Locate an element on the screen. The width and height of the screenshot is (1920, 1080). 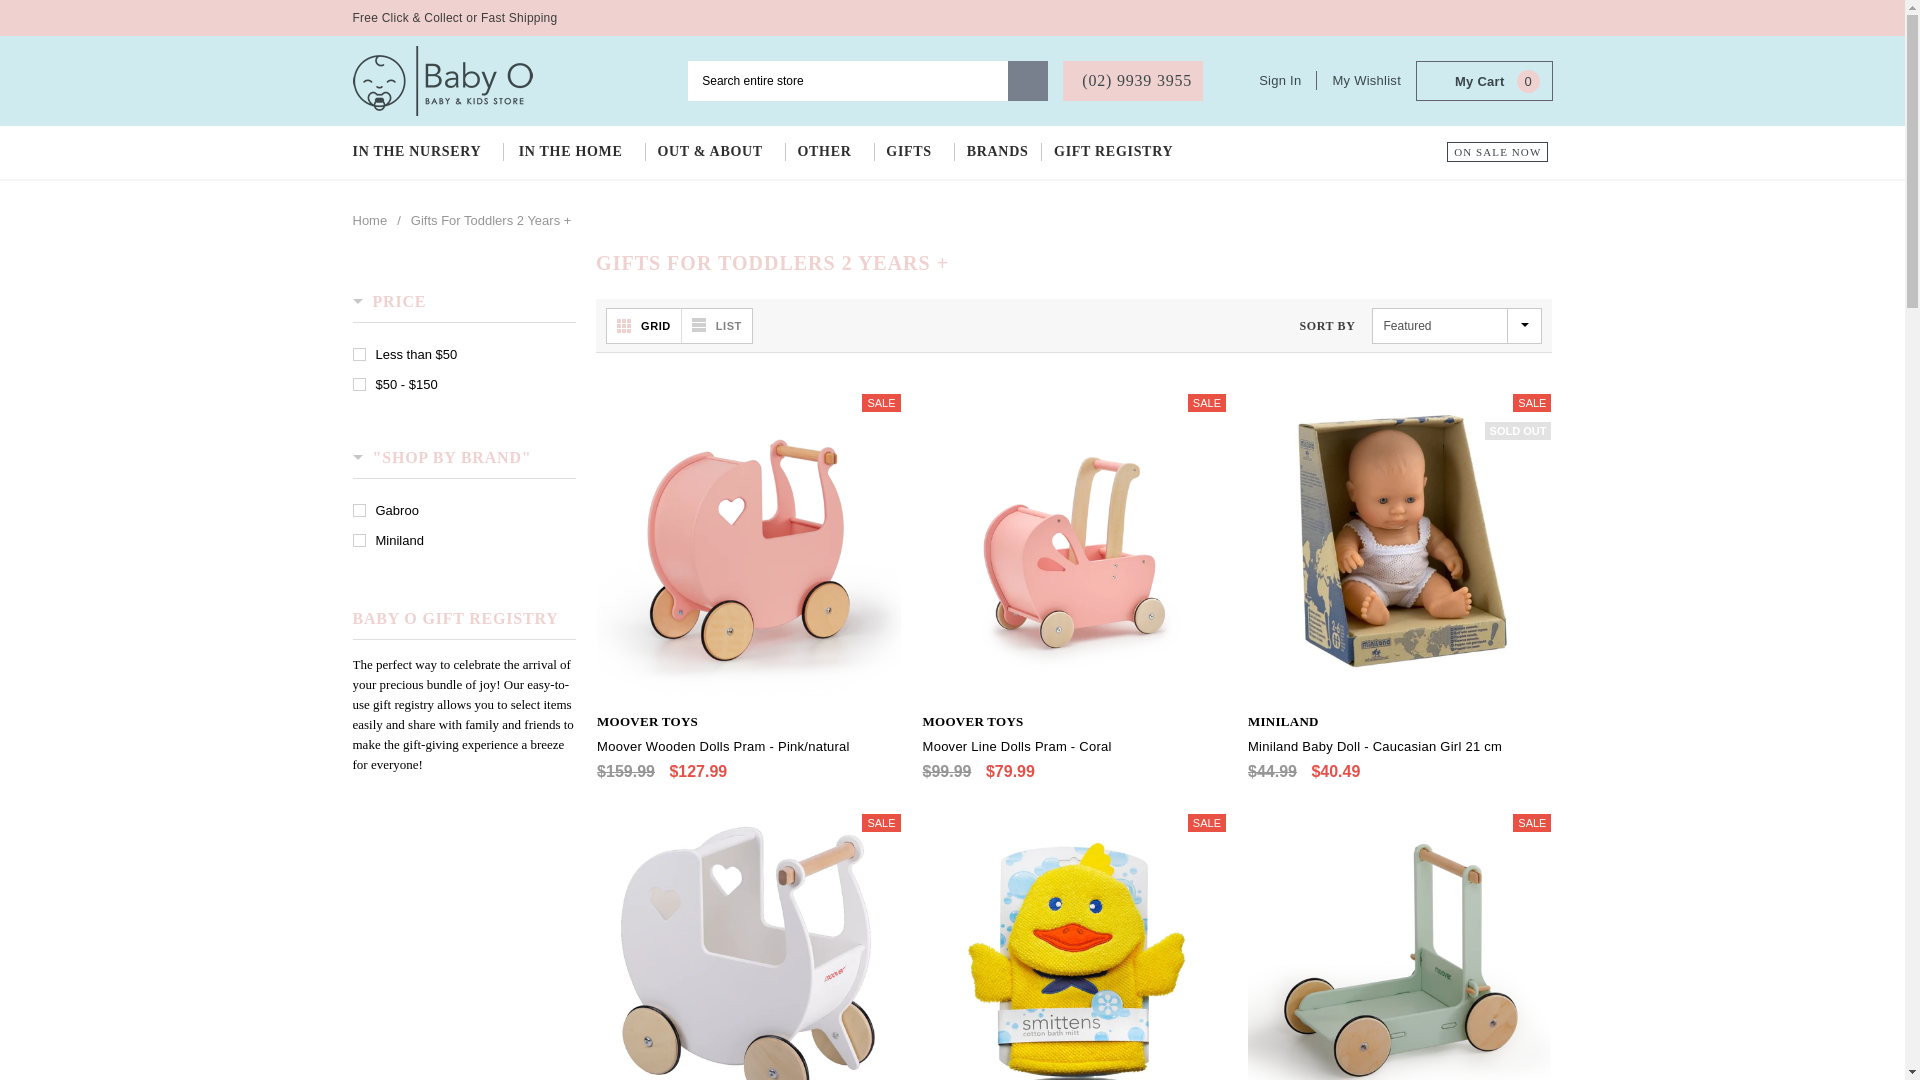
'GRID' is located at coordinates (605, 325).